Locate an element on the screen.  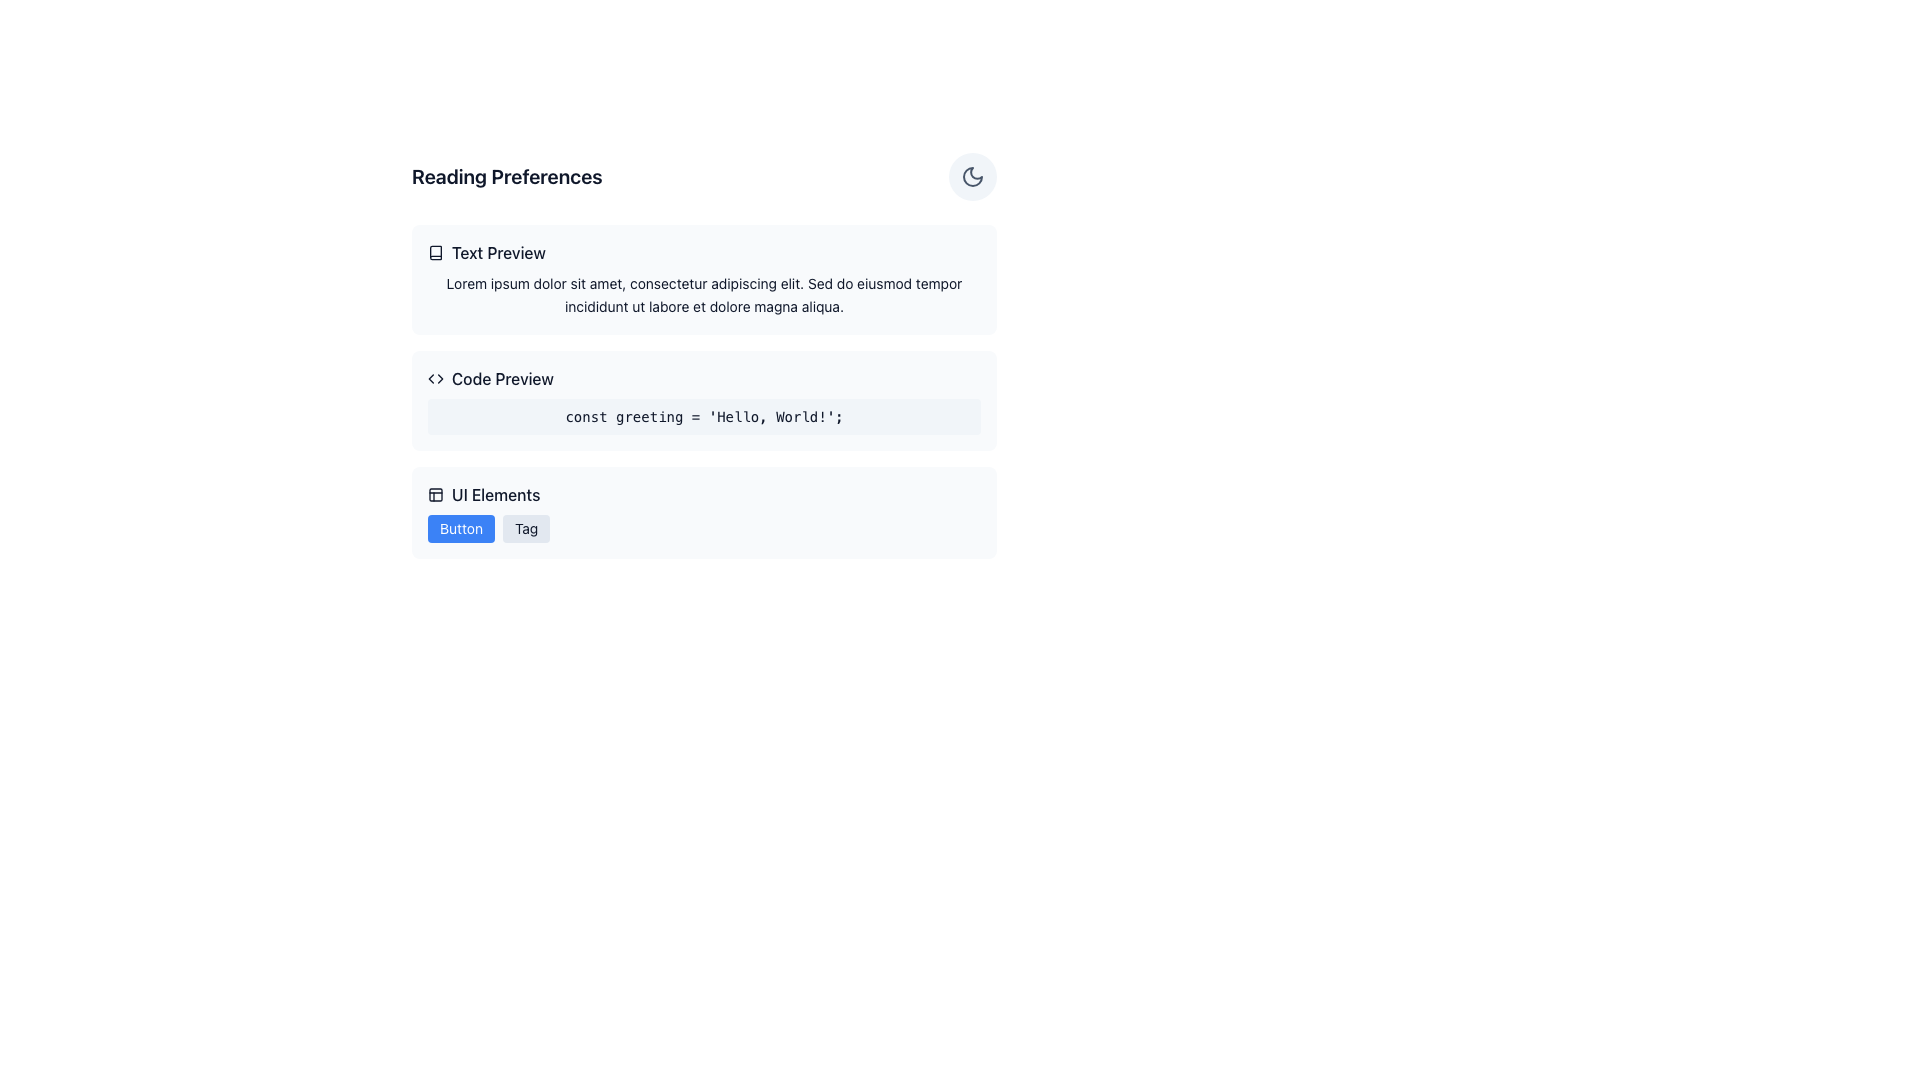
the Text block with code styling that displays the code snippet "const greeting = 'Hello, World!';" within the 'Code Preview' section is located at coordinates (704, 415).